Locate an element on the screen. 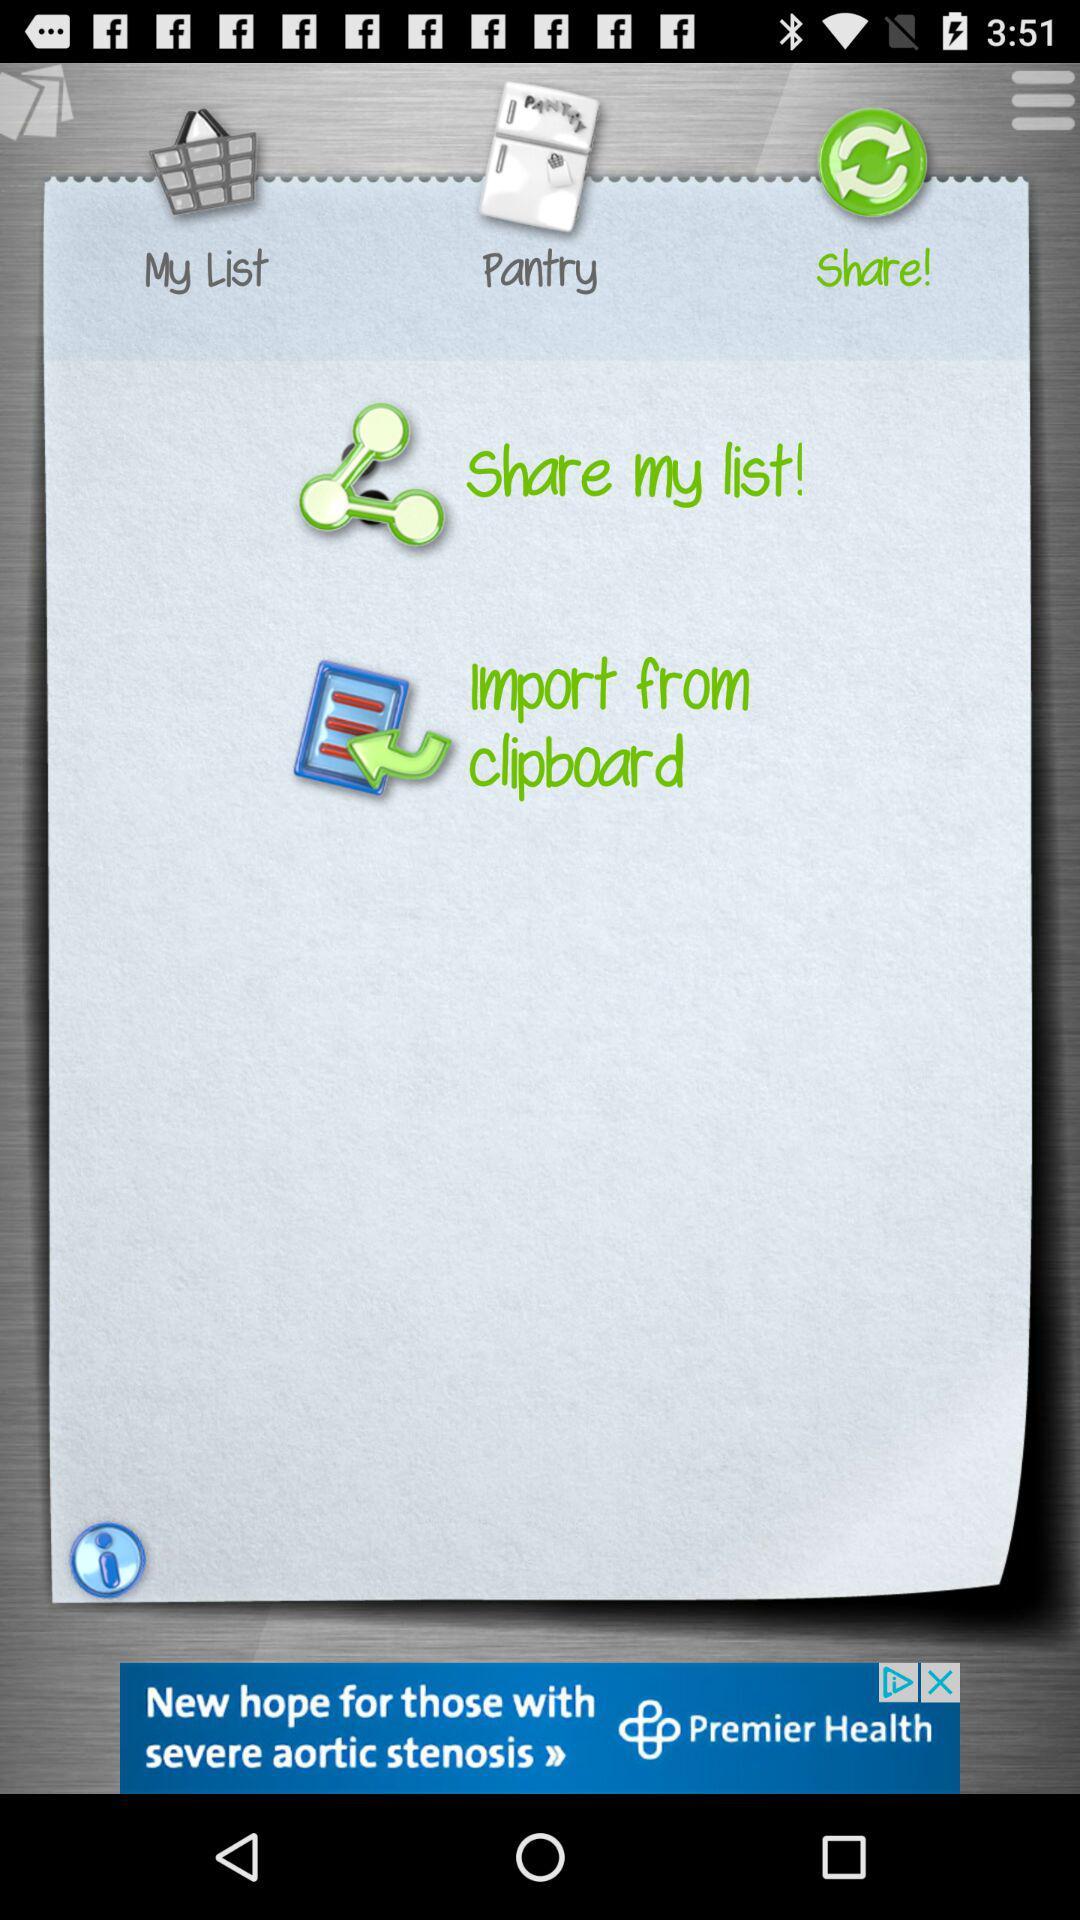 The image size is (1080, 1920). link to advertisement is located at coordinates (540, 1727).